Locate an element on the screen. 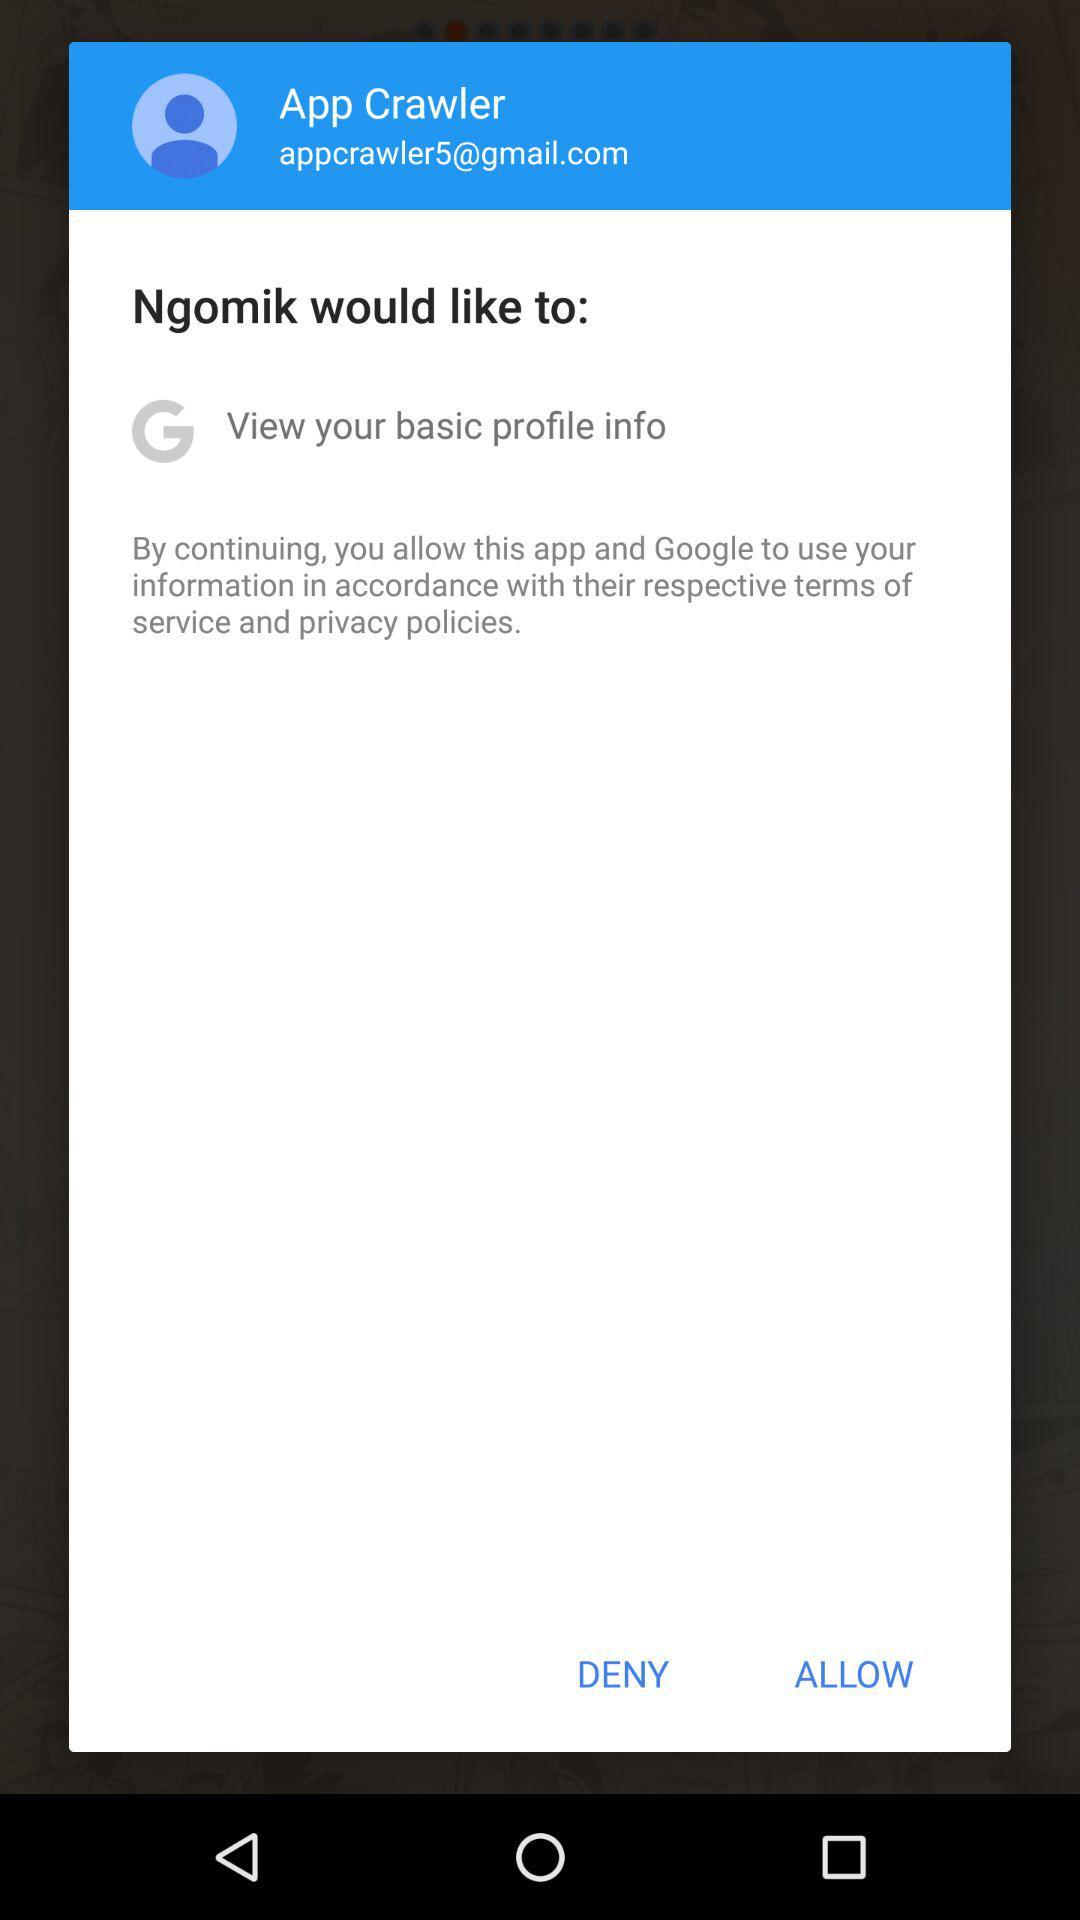 Image resolution: width=1080 pixels, height=1920 pixels. the view your basic icon is located at coordinates (445, 423).